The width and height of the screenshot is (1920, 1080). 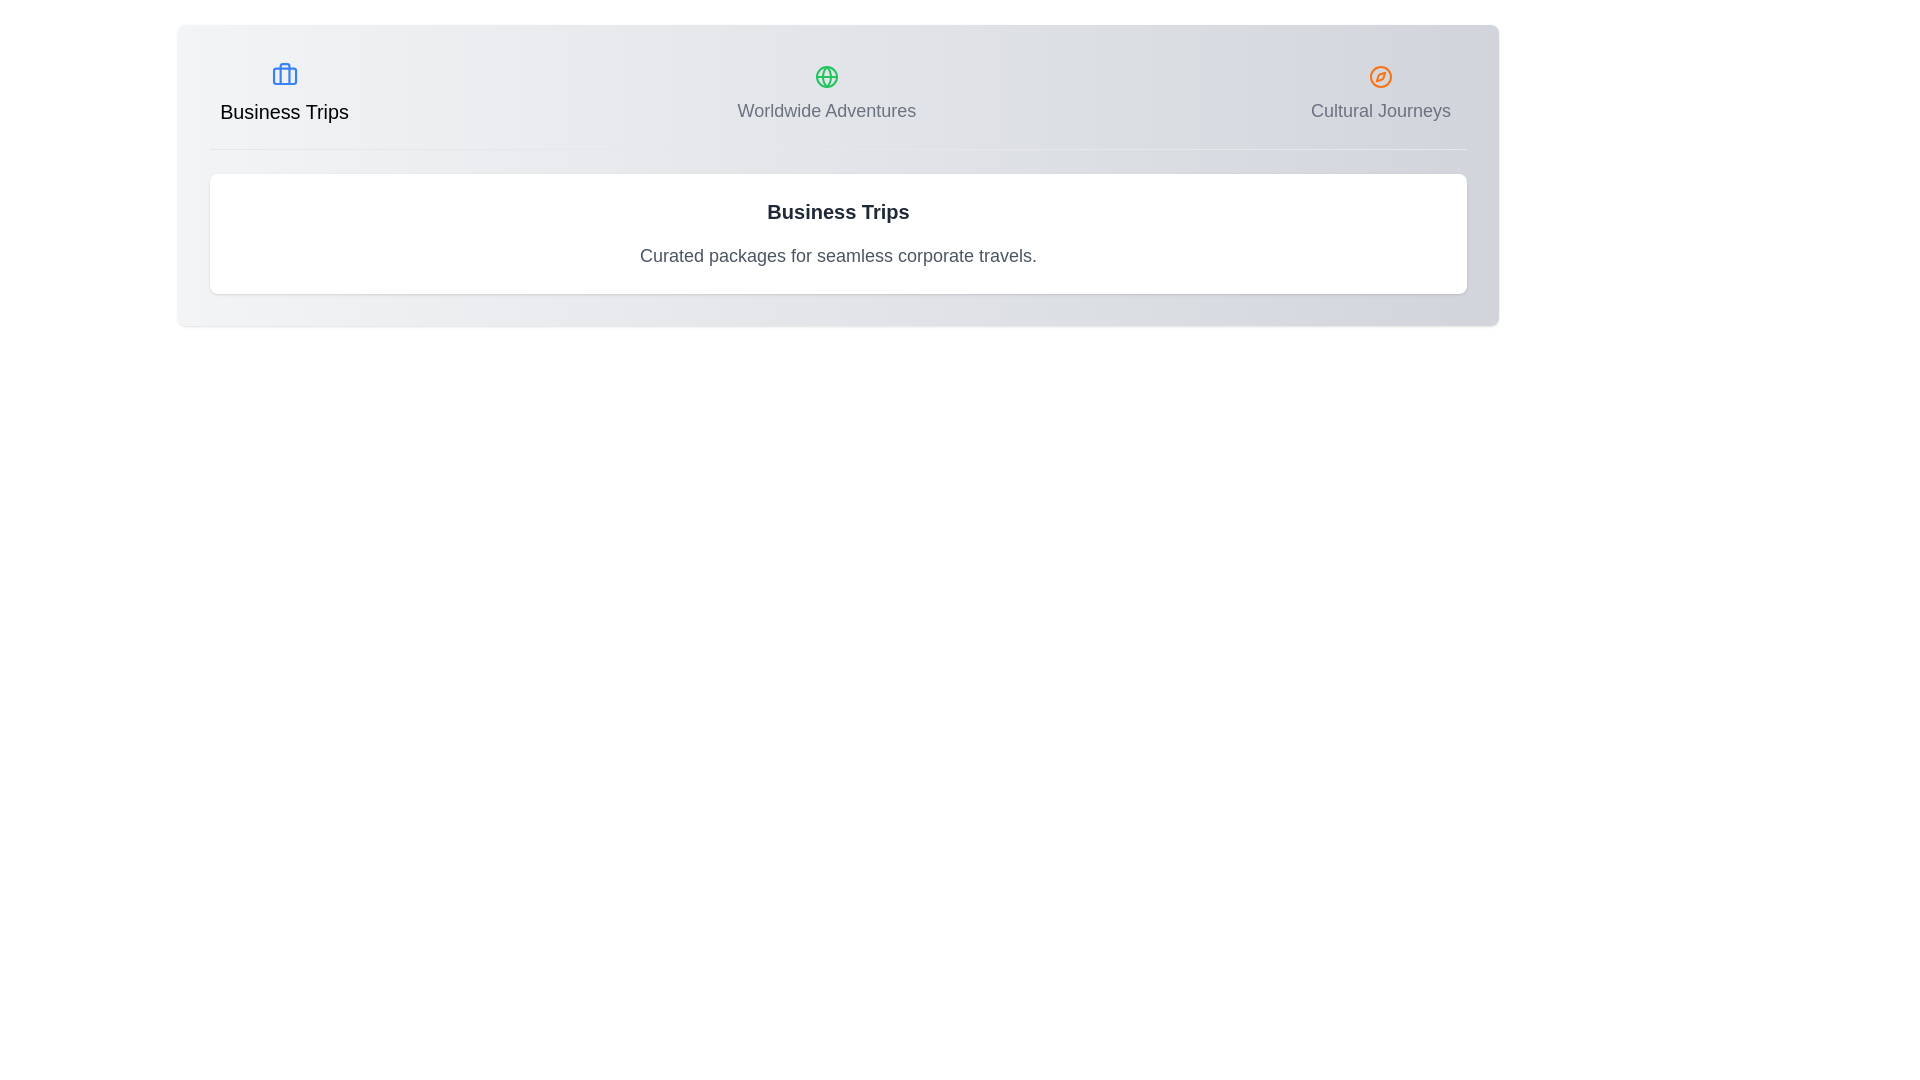 What do you see at coordinates (1380, 95) in the screenshot?
I see `the tab labeled 'Cultural Journeys' to observe visual feedback` at bounding box center [1380, 95].